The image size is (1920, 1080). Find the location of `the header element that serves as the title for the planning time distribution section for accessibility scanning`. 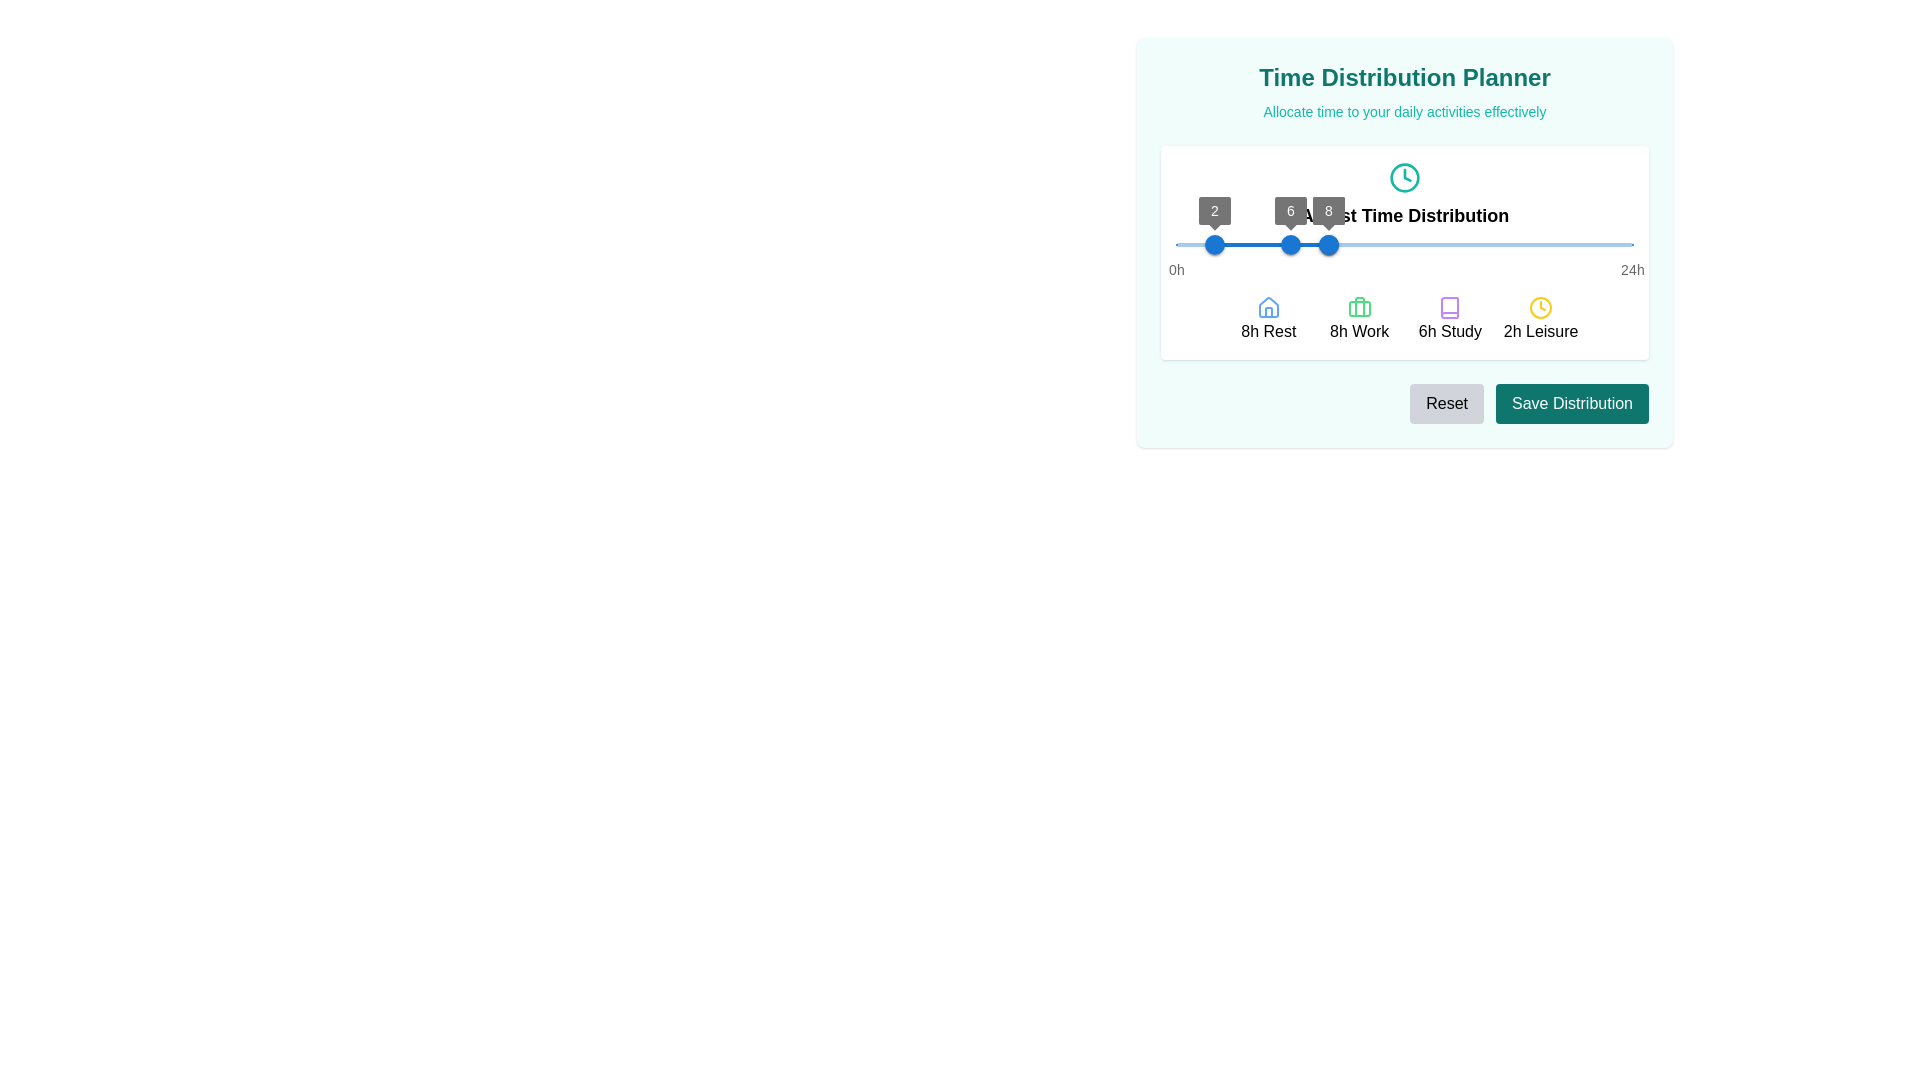

the header element that serves as the title for the planning time distribution section for accessibility scanning is located at coordinates (1404, 76).